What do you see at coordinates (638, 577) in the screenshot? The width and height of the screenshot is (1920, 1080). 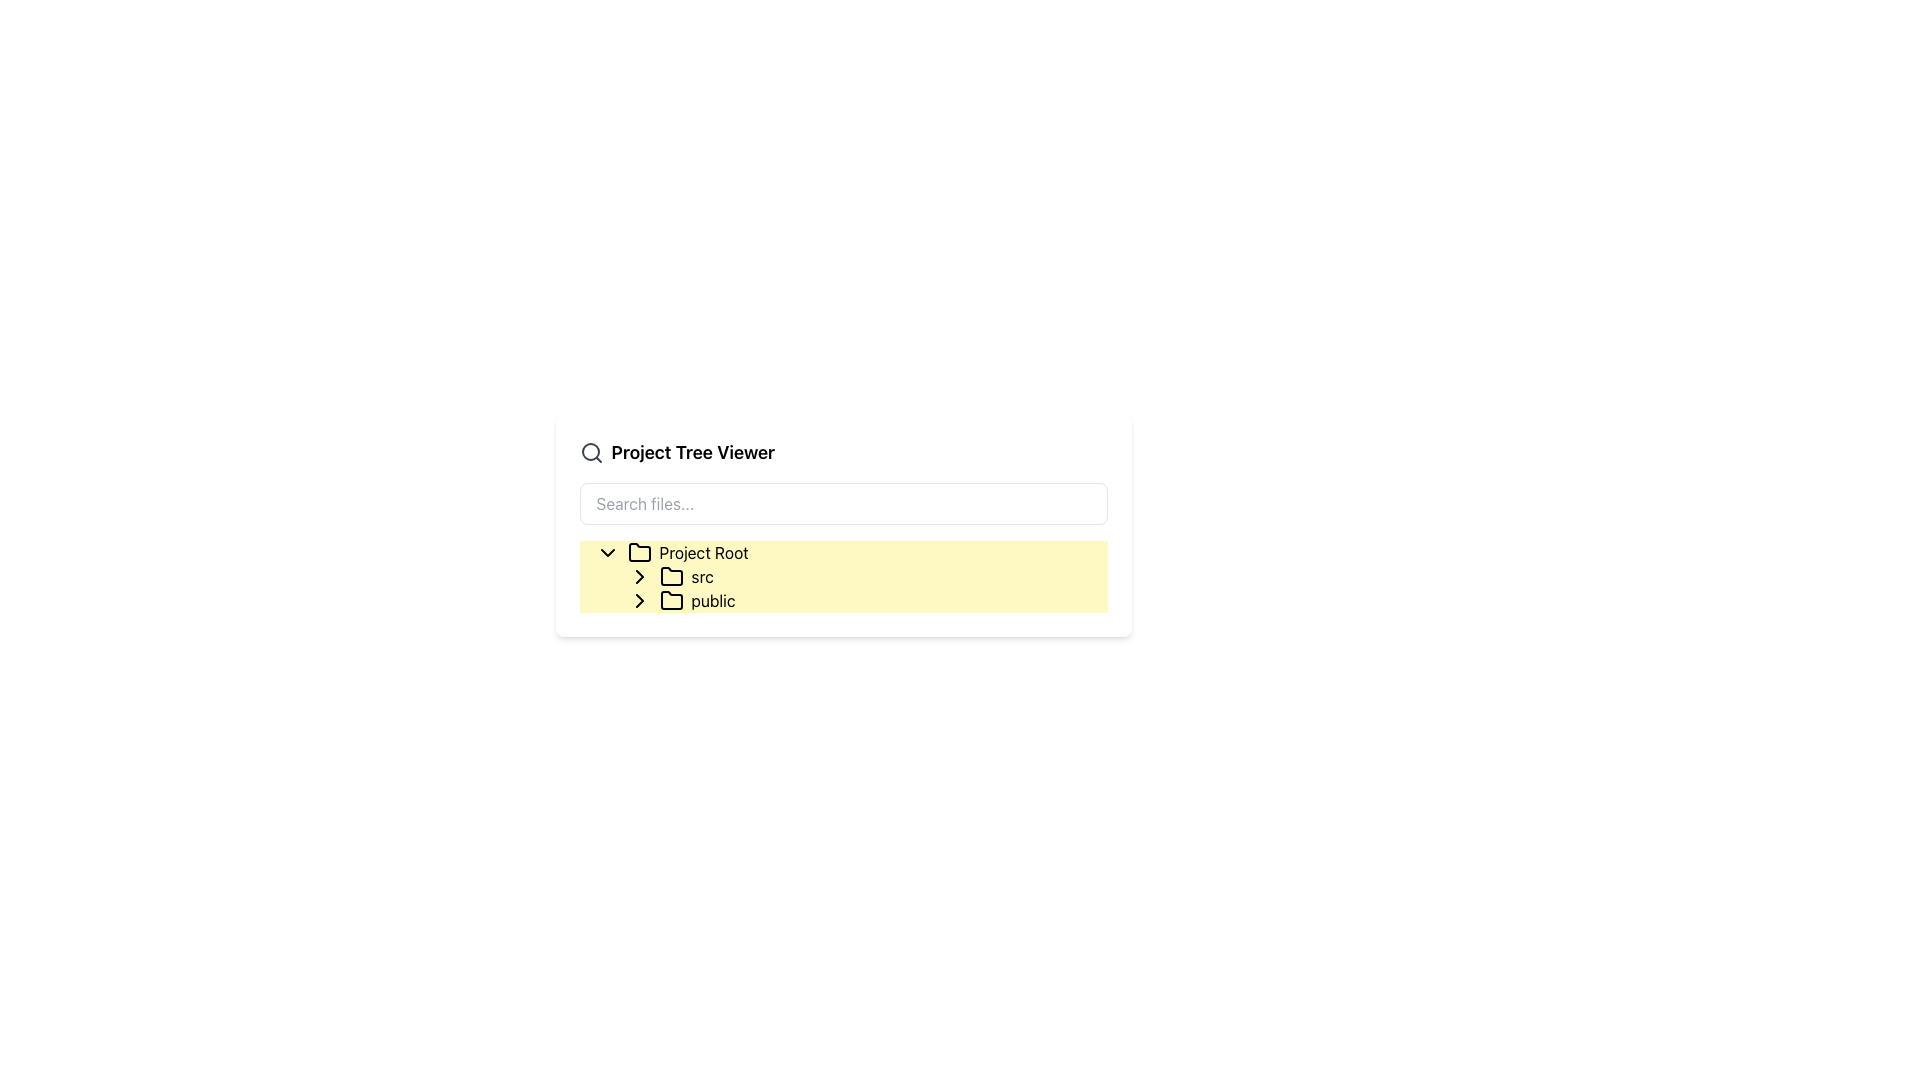 I see `the folder toggle button located to the left of the 'public' folder label in the file tree interface` at bounding box center [638, 577].